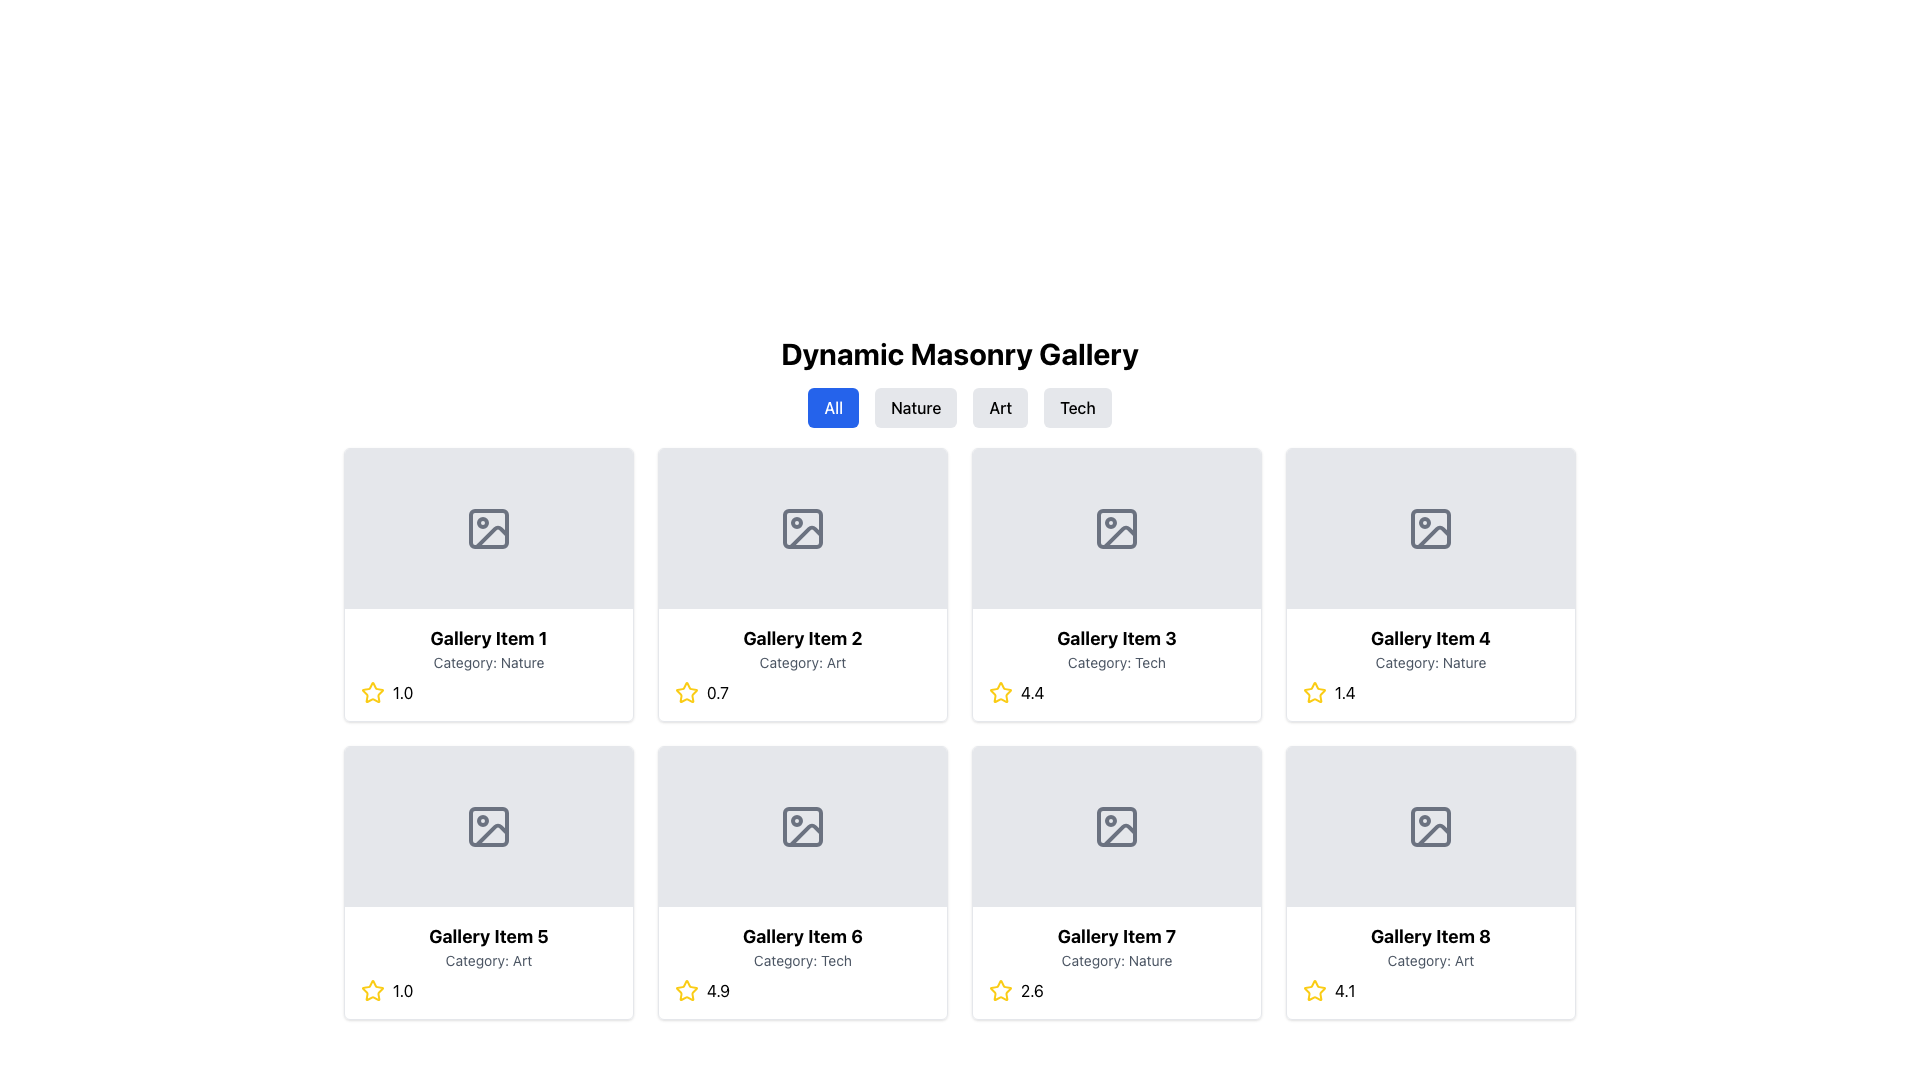 The image size is (1920, 1080). What do you see at coordinates (686, 991) in the screenshot?
I see `the high rating vector graphic icon positioned to the left of the numerical value '4.9' below 'Gallery Item 6'` at bounding box center [686, 991].